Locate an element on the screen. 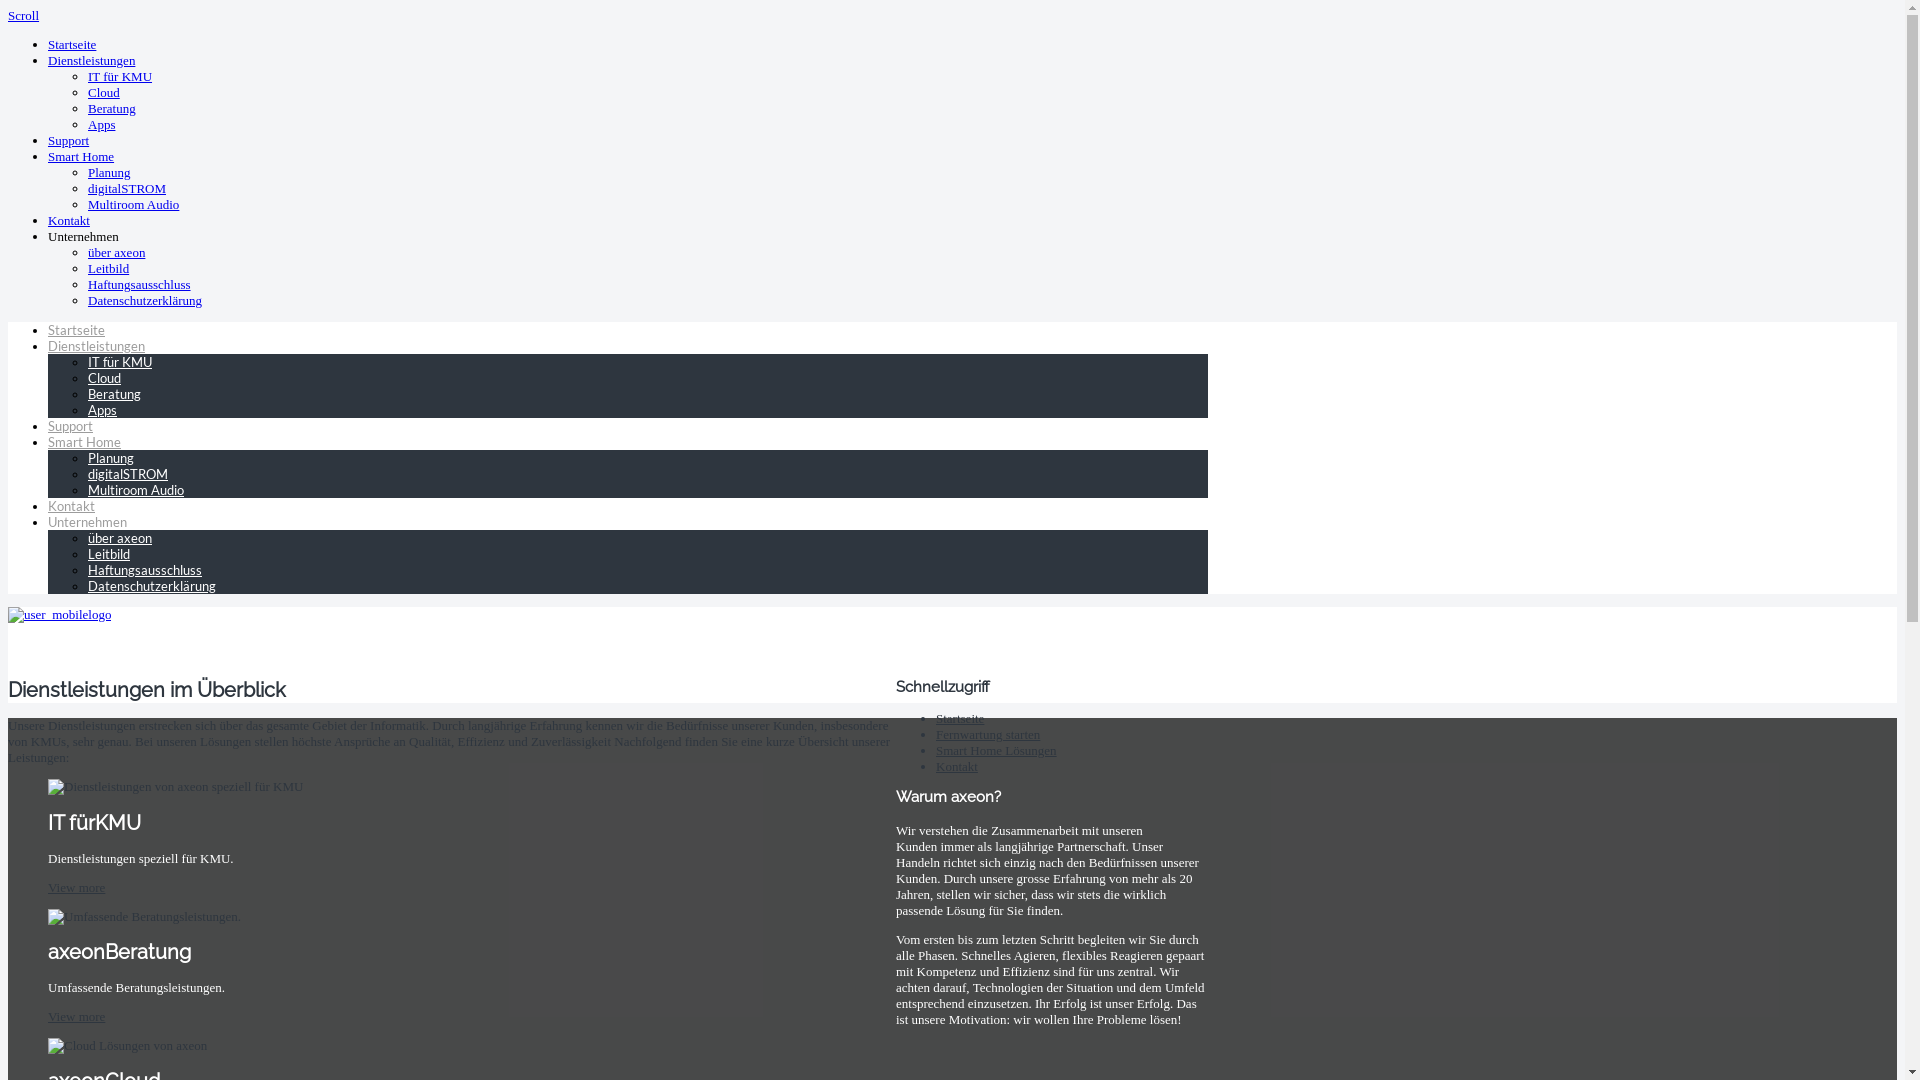 Image resolution: width=1920 pixels, height=1080 pixels. 'Scroll' is located at coordinates (23, 15).